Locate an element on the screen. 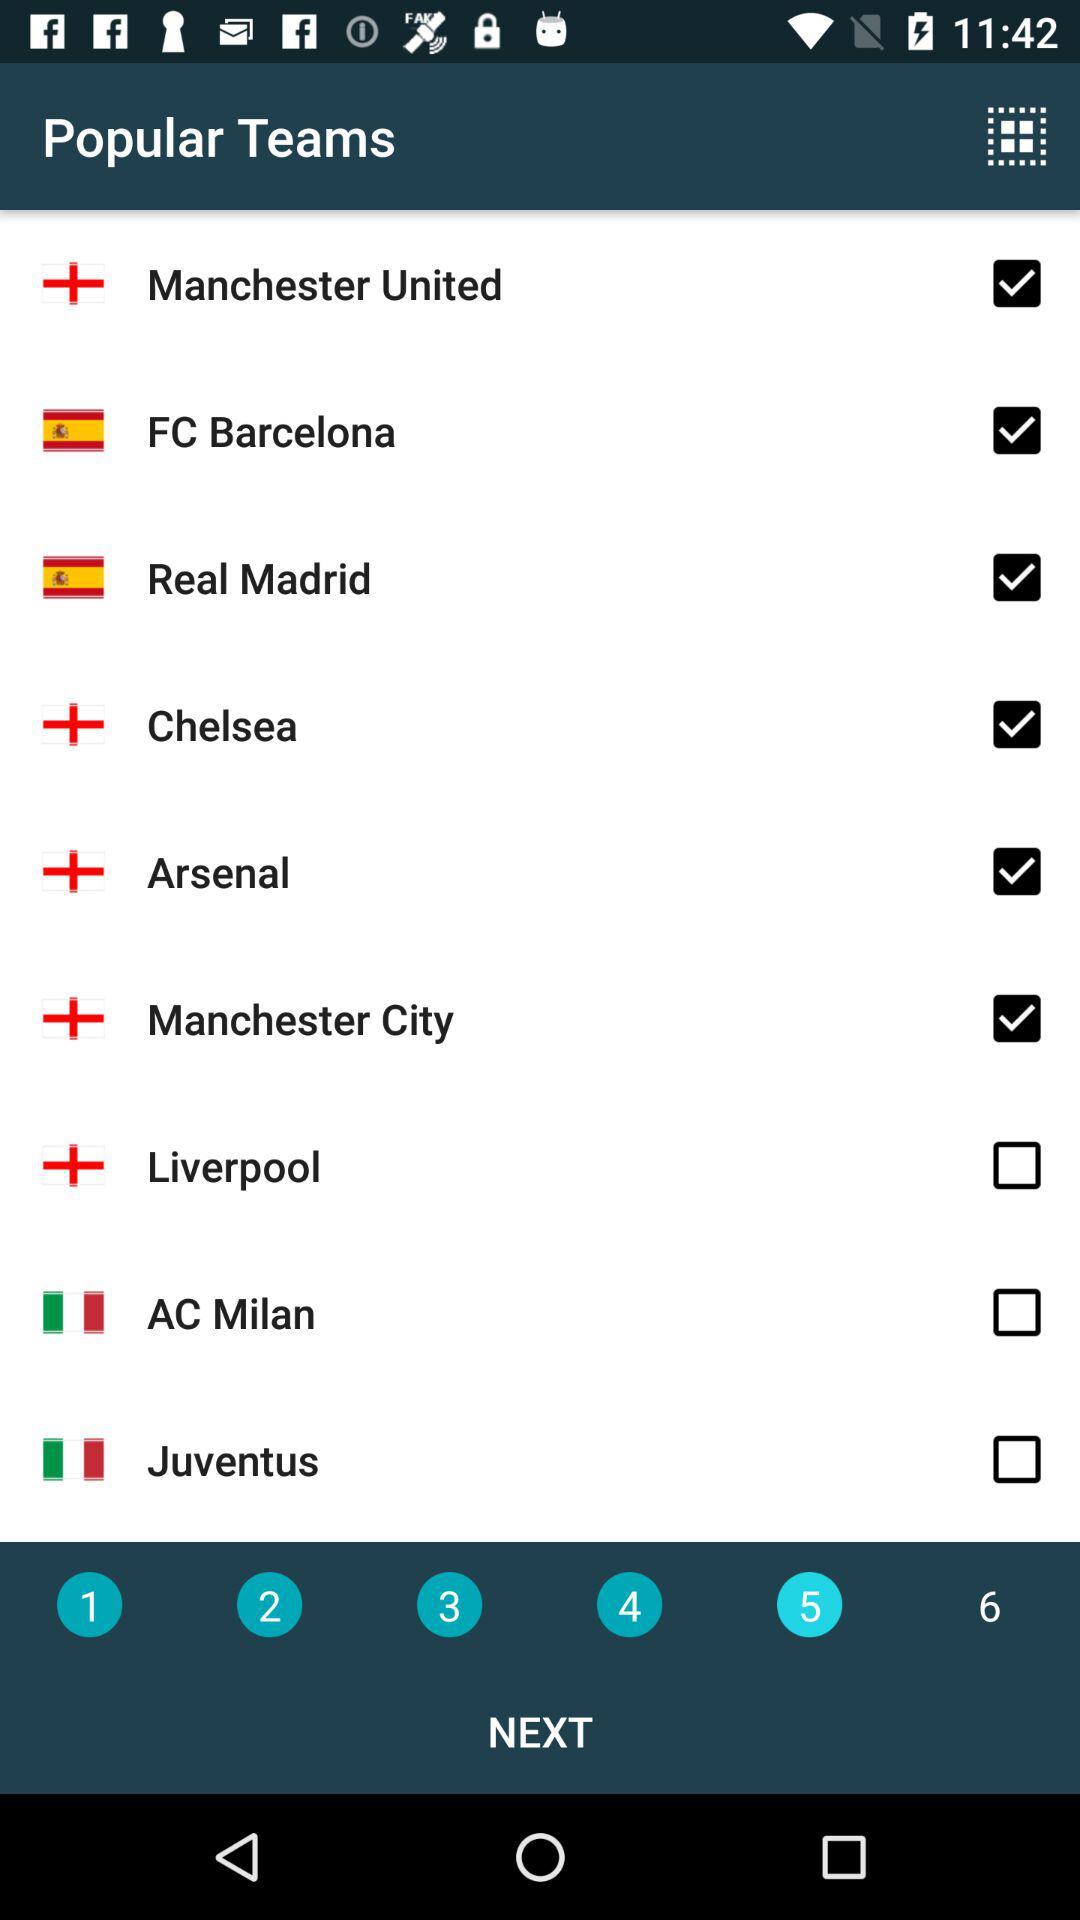 This screenshot has width=1080, height=1920. the next is located at coordinates (540, 1730).